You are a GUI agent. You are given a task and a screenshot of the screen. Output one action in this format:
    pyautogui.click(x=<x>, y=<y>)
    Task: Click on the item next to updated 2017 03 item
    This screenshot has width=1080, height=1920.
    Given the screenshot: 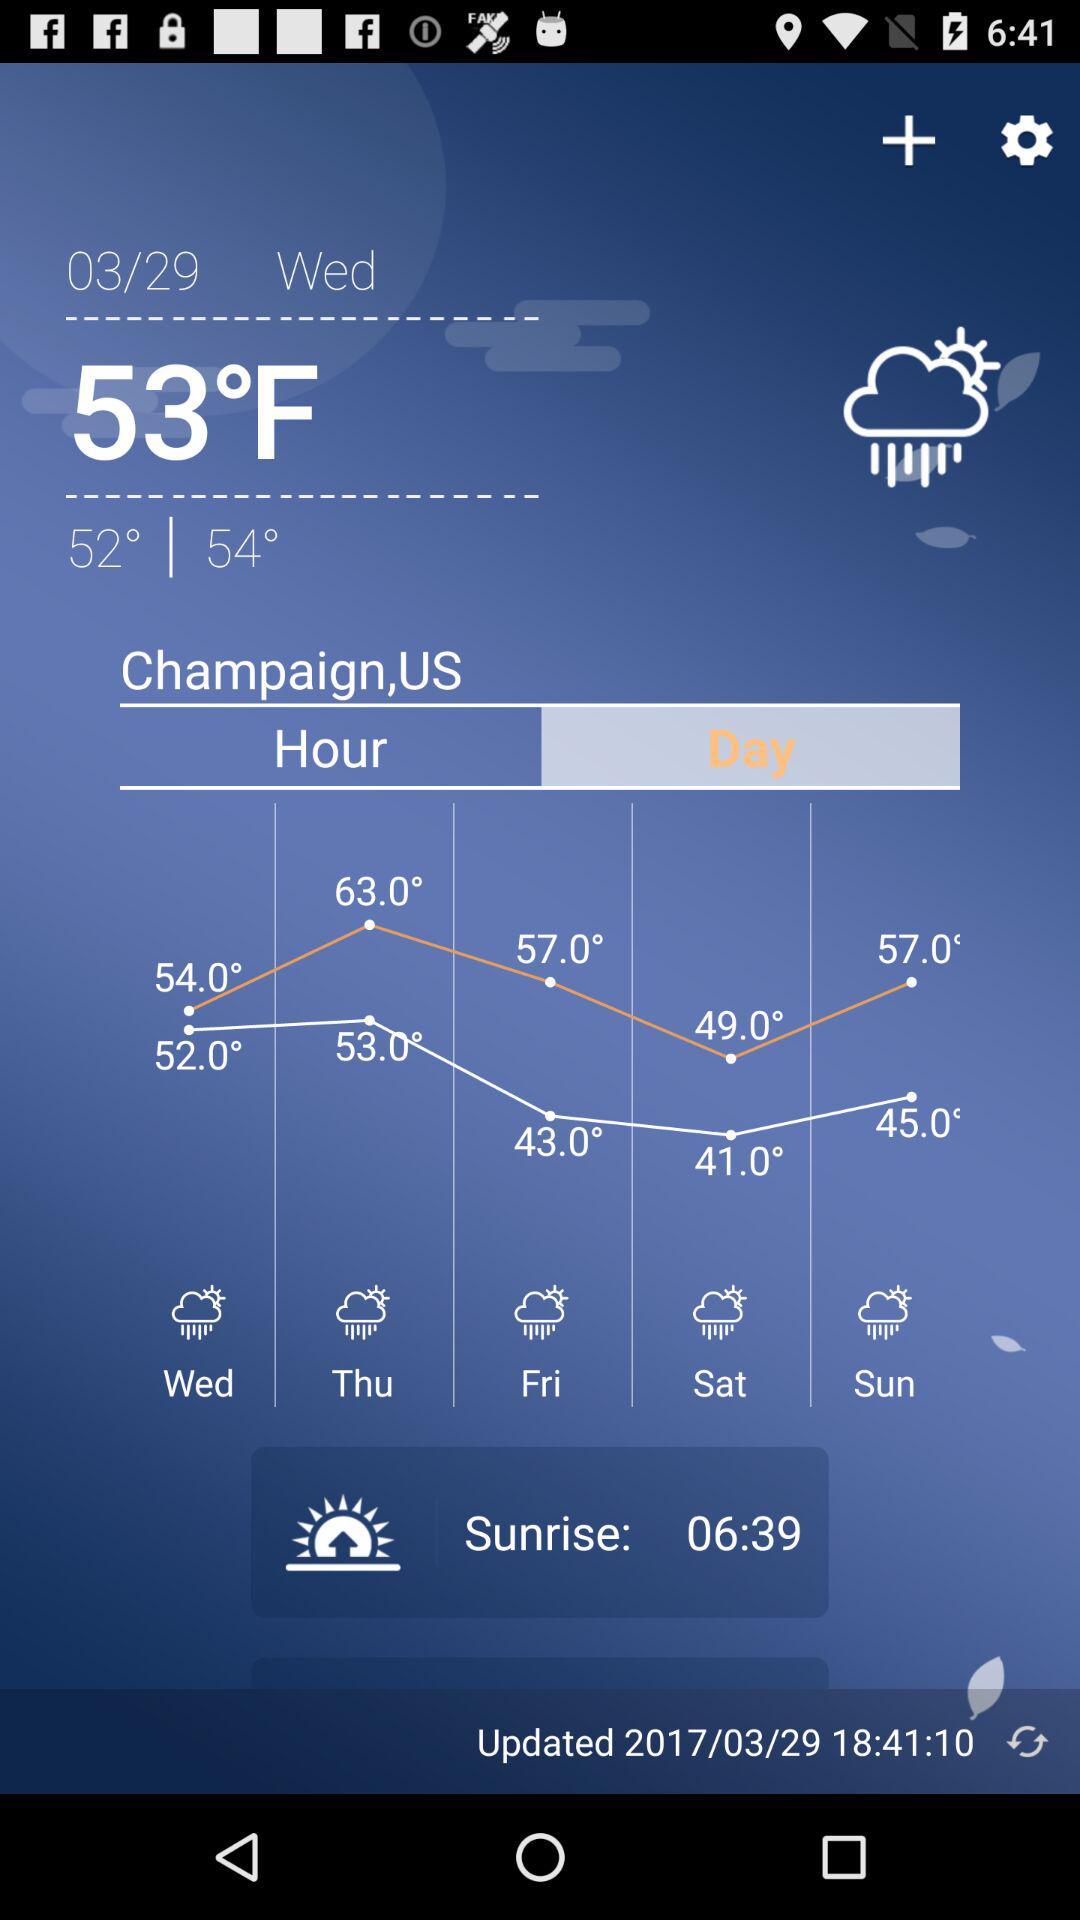 What is the action you would take?
    pyautogui.click(x=1027, y=1740)
    